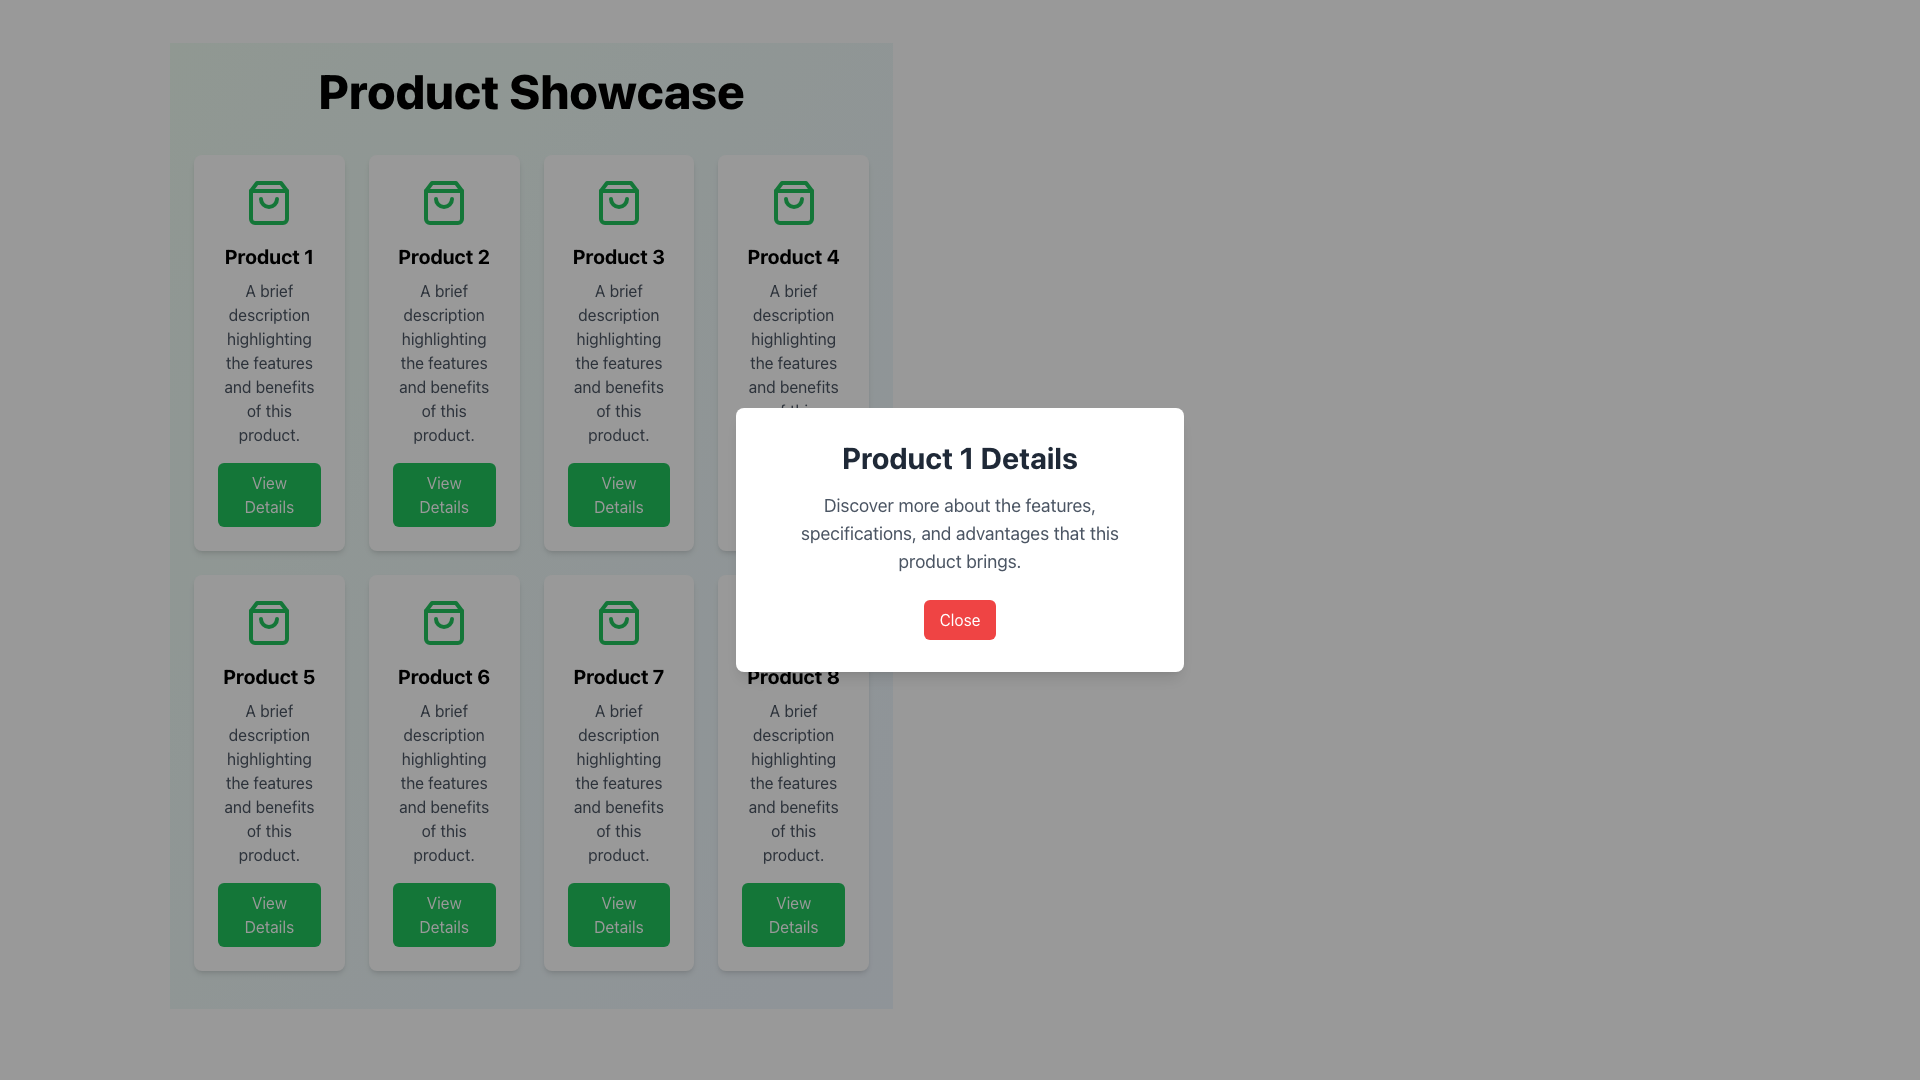 The height and width of the screenshot is (1080, 1920). Describe the element at coordinates (443, 782) in the screenshot. I see `the text element that provides a brief description of the product's features and benefits, located beneath the title 'Product 6' and above the 'View Details' button` at that location.